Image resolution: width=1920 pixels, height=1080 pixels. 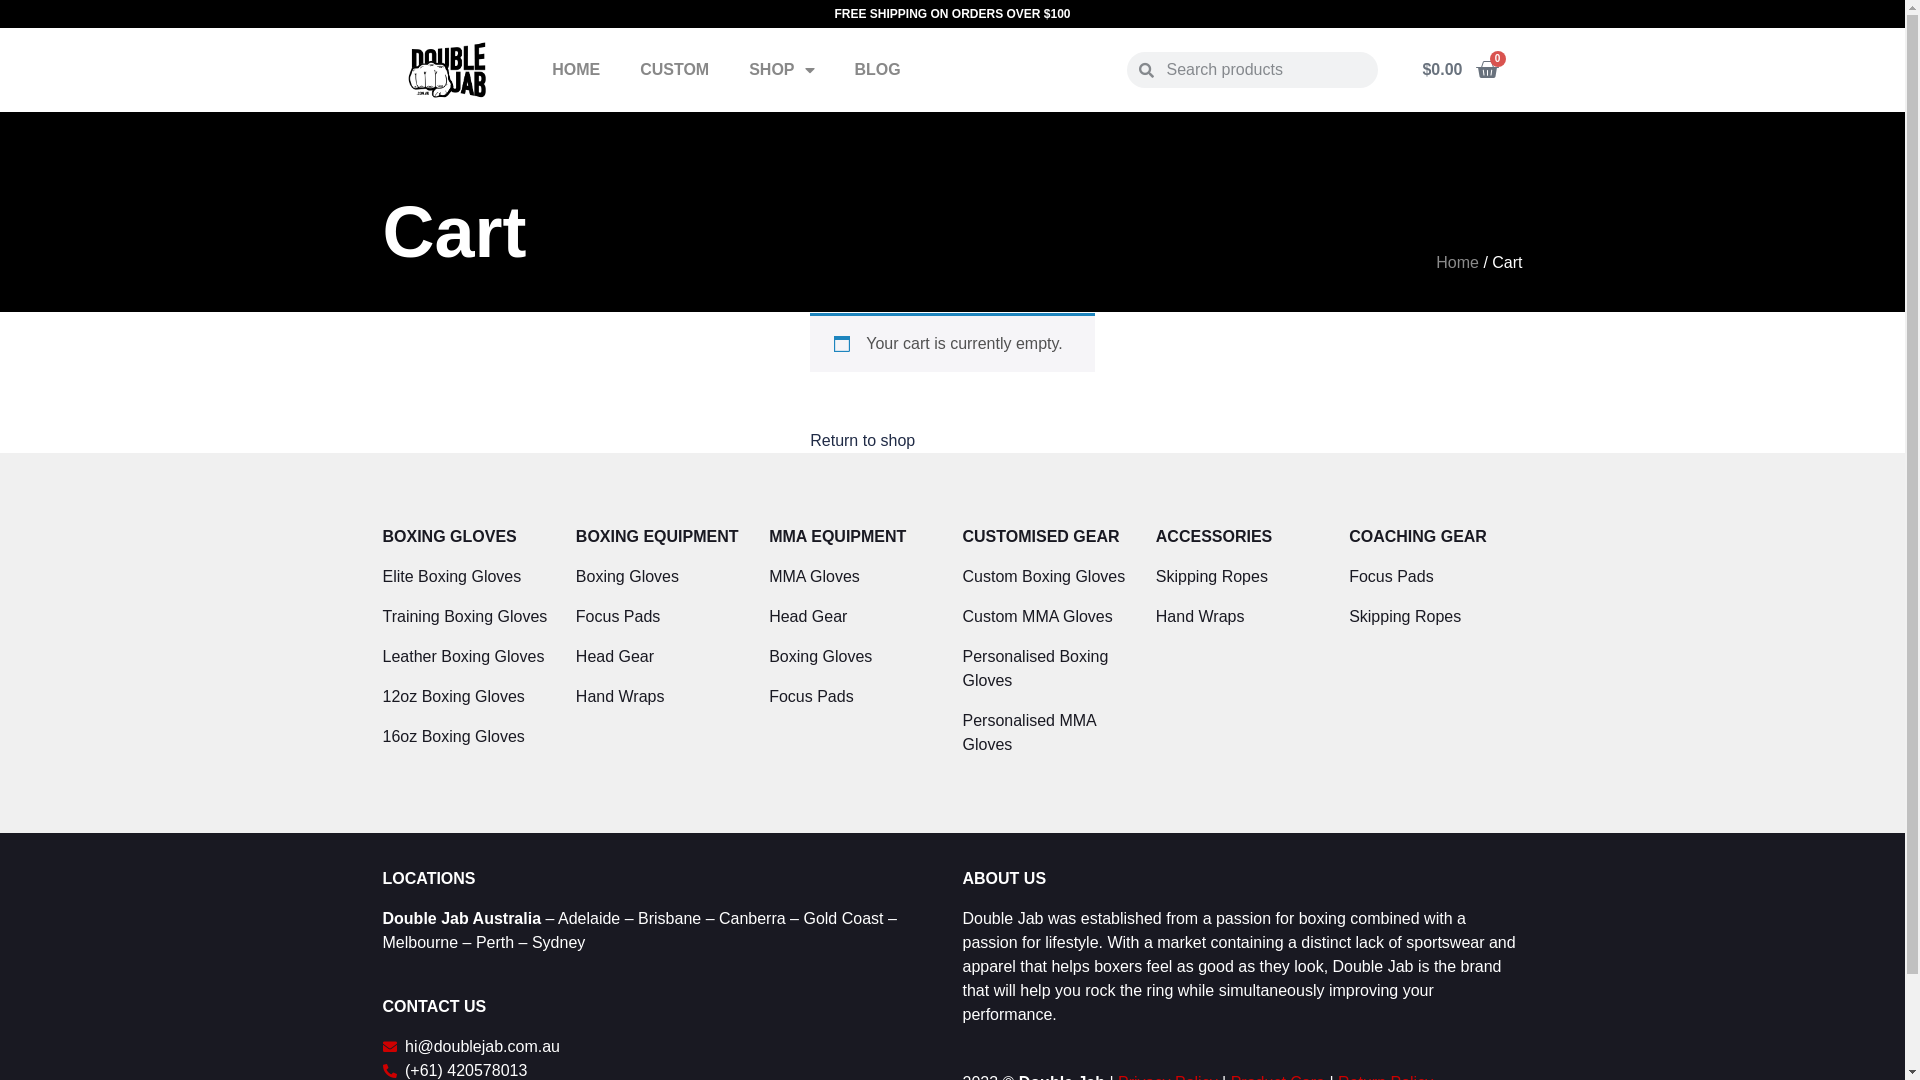 What do you see at coordinates (1457, 261) in the screenshot?
I see `'Home'` at bounding box center [1457, 261].